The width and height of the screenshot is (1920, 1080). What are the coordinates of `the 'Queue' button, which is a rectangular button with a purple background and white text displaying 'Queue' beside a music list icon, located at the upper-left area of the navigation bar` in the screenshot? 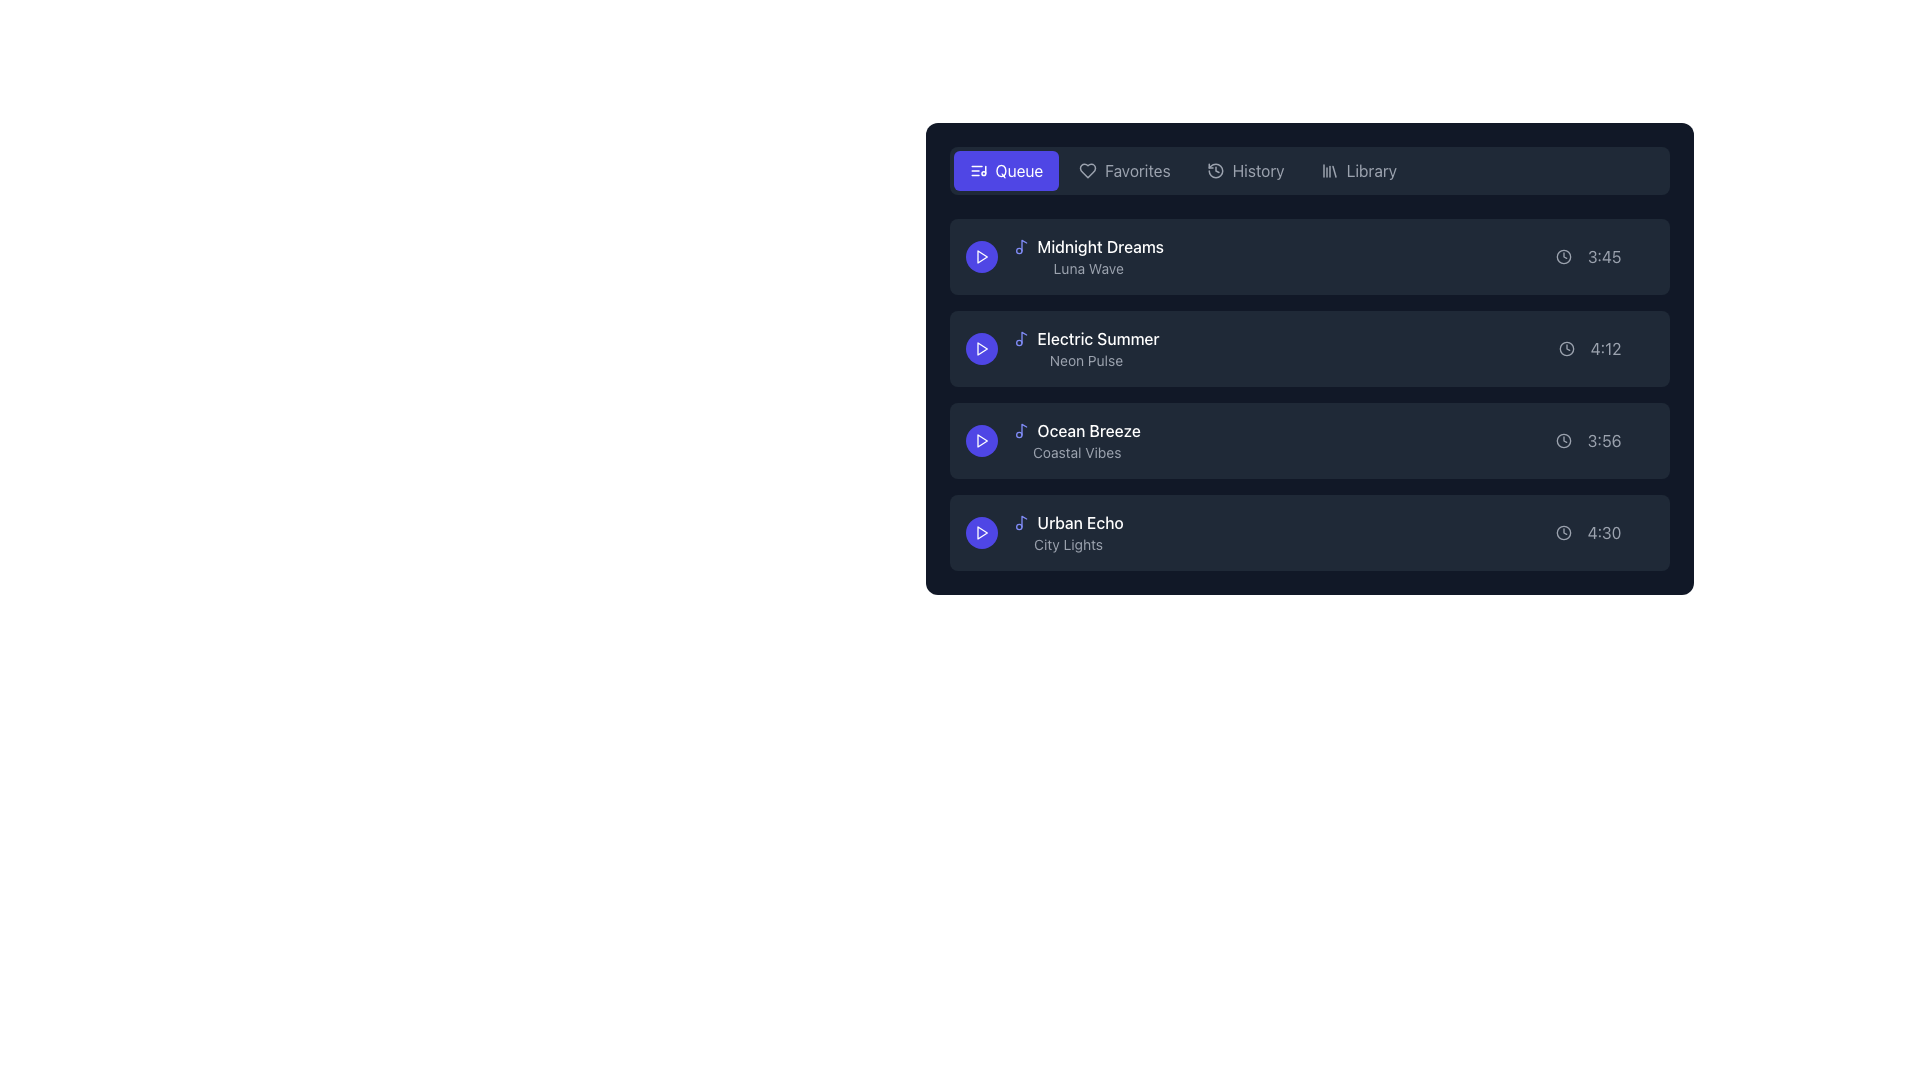 It's located at (1006, 169).